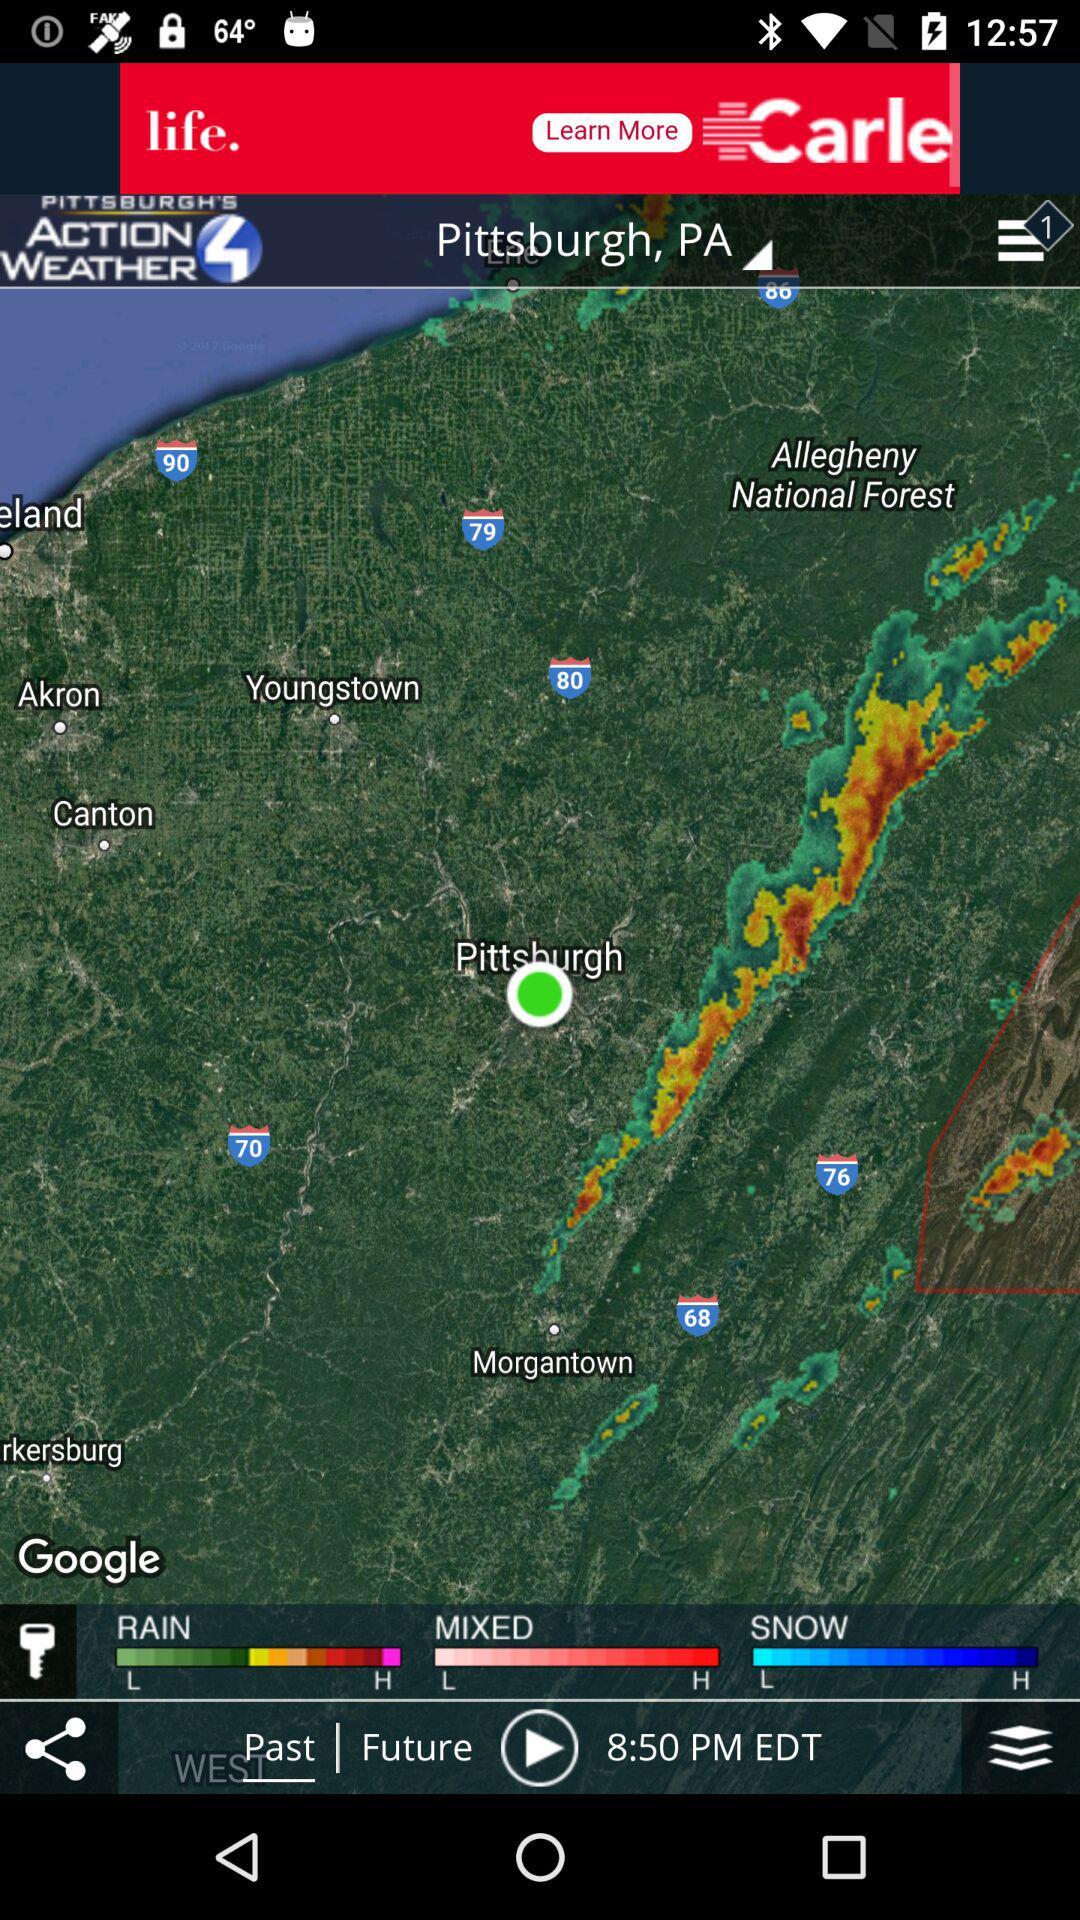 The height and width of the screenshot is (1920, 1080). I want to click on pittsburgh, pa icon, so click(617, 240).